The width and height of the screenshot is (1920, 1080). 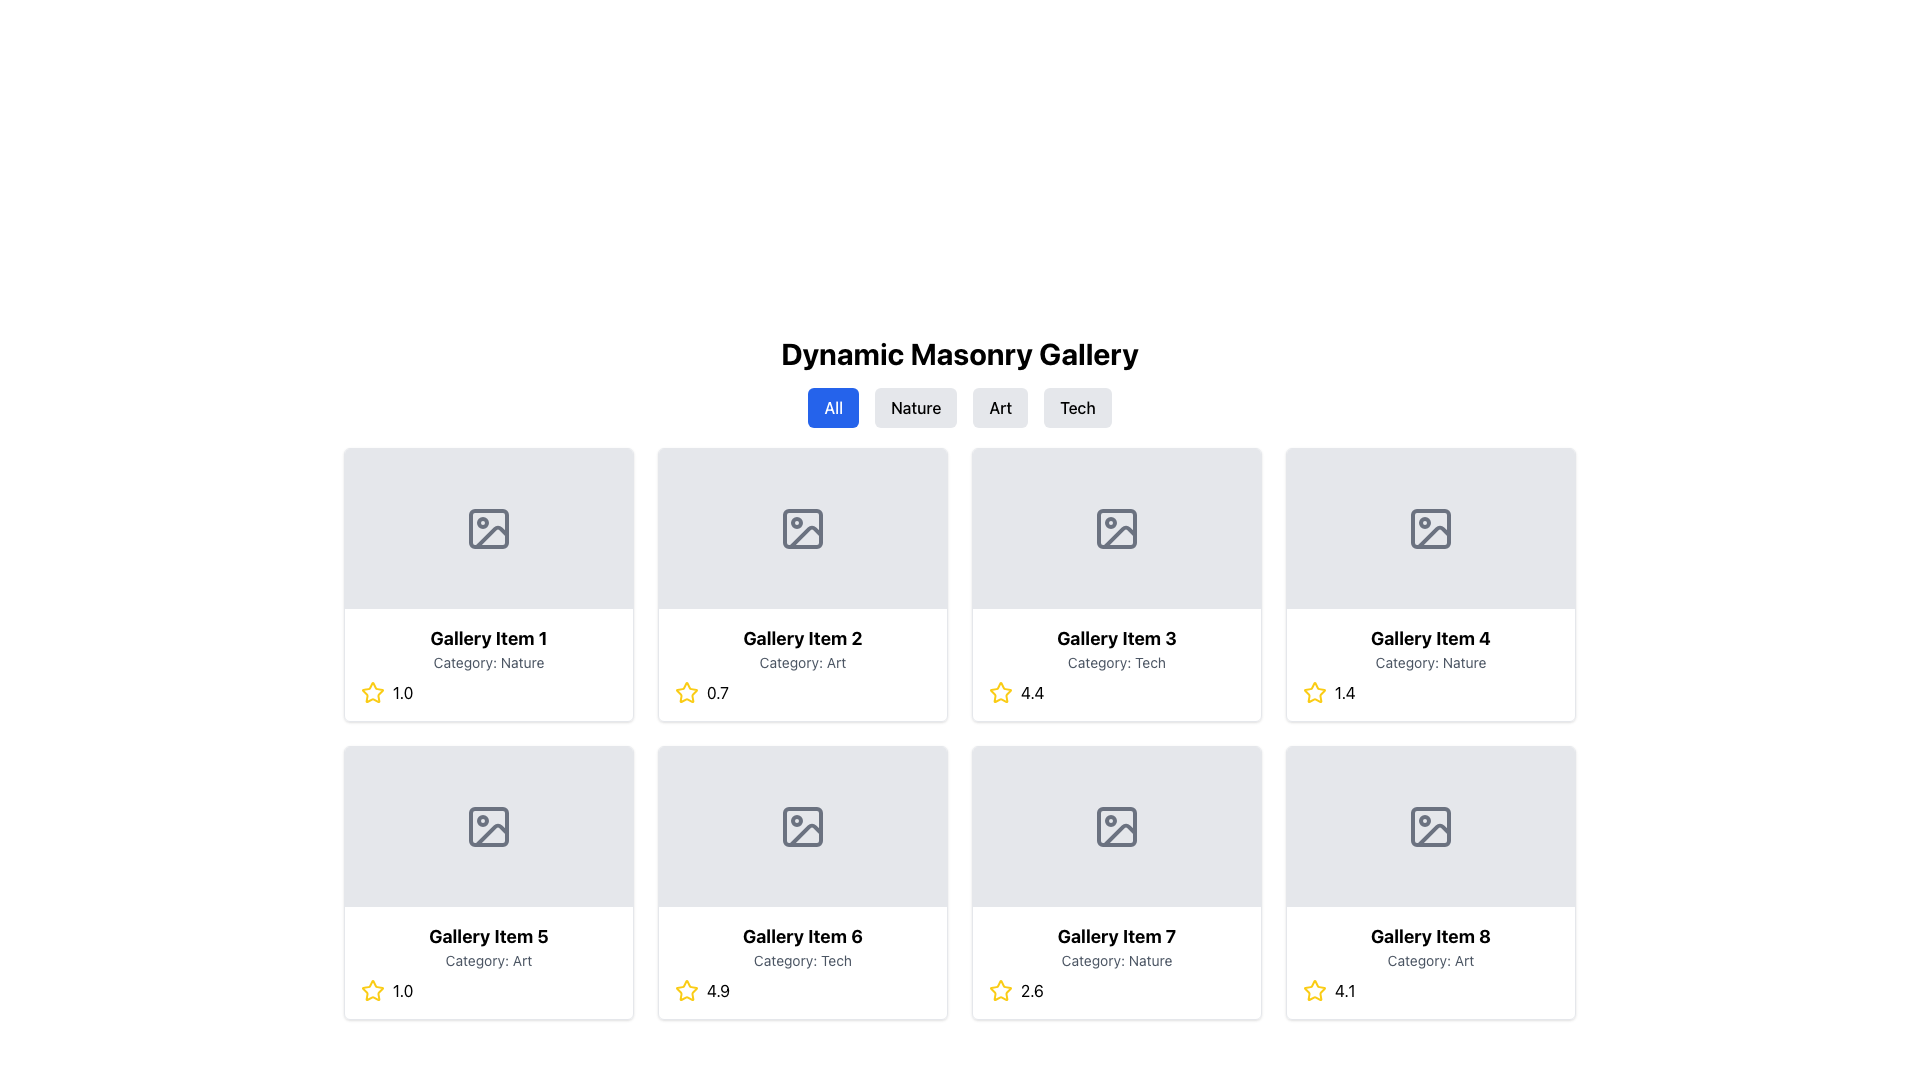 What do you see at coordinates (1315, 692) in the screenshot?
I see `the star icon located at the bottom left of the card labeled 'Gallery Item 4' to interact with the rating system` at bounding box center [1315, 692].